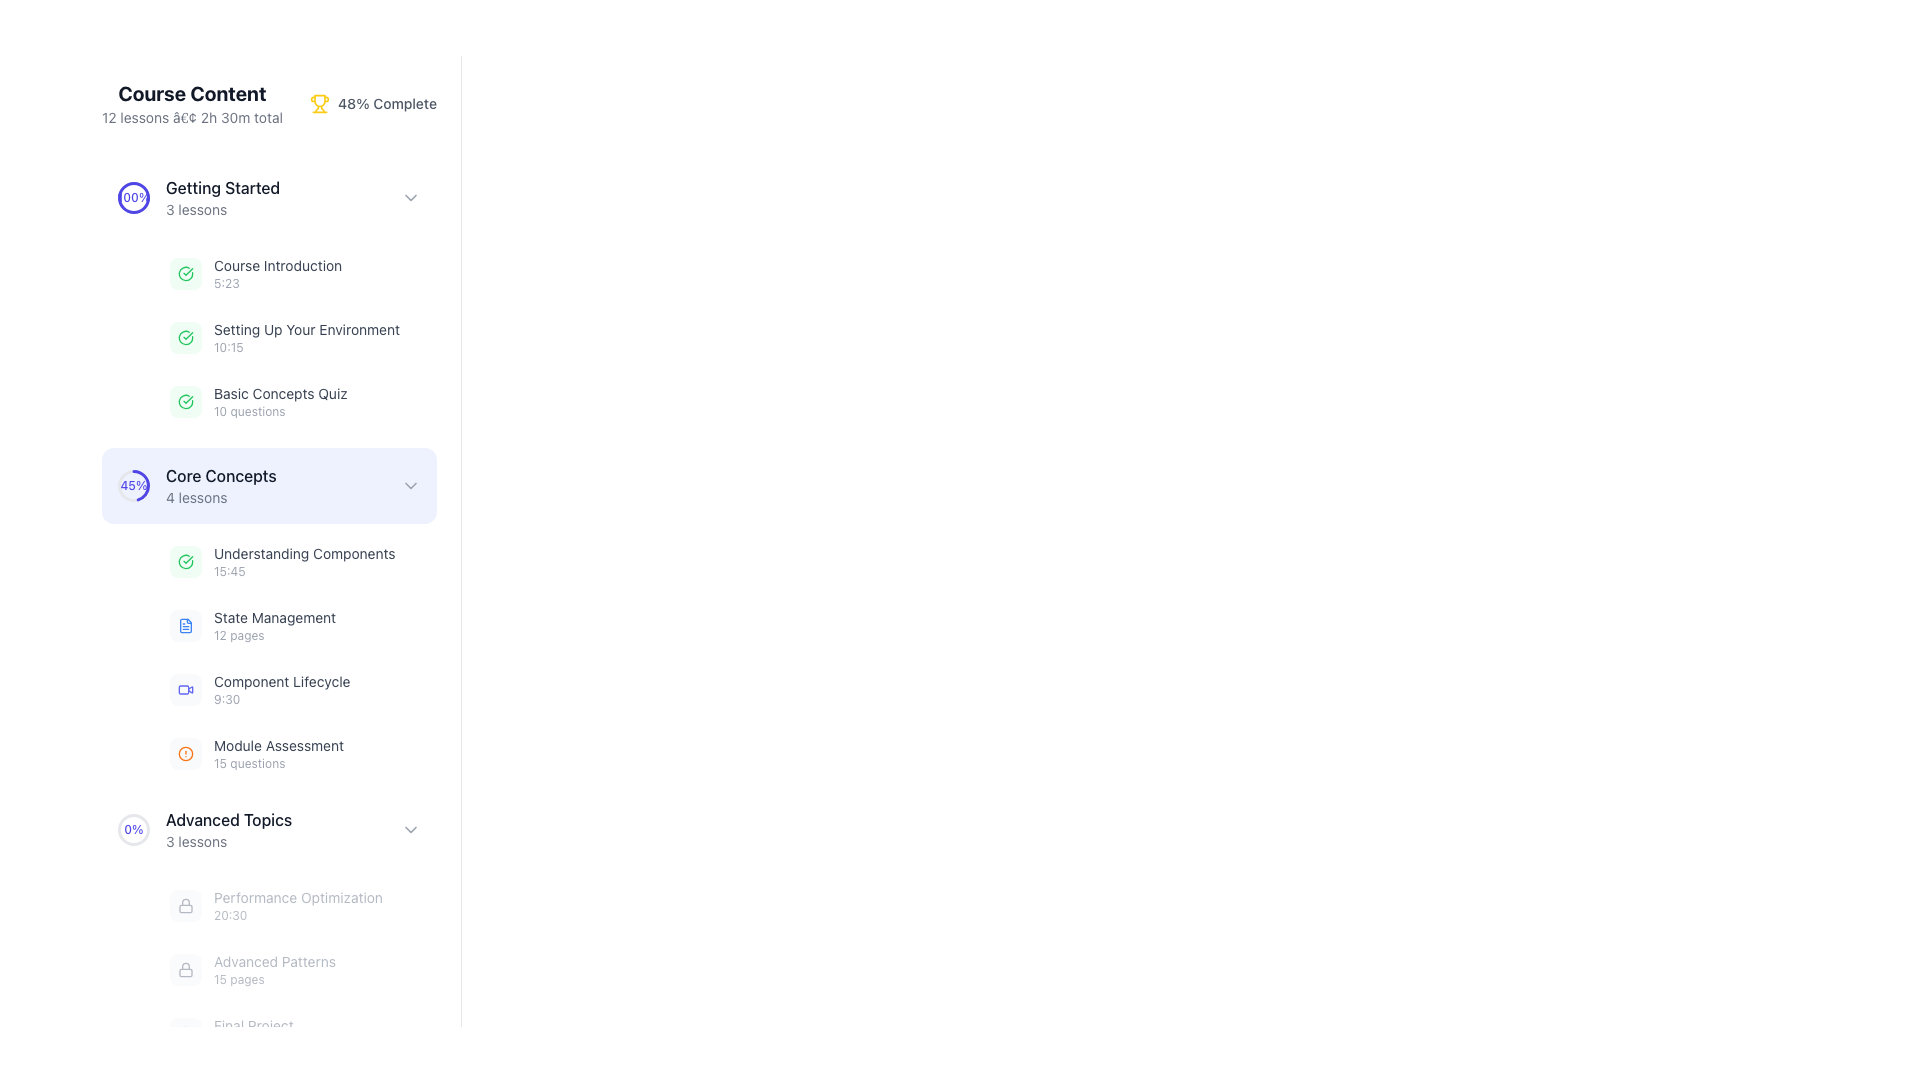 The width and height of the screenshot is (1920, 1080). What do you see at coordinates (410, 829) in the screenshot?
I see `the chevron toggle button for expanding or collapsing the submenu related to 'Advanced Topics'` at bounding box center [410, 829].